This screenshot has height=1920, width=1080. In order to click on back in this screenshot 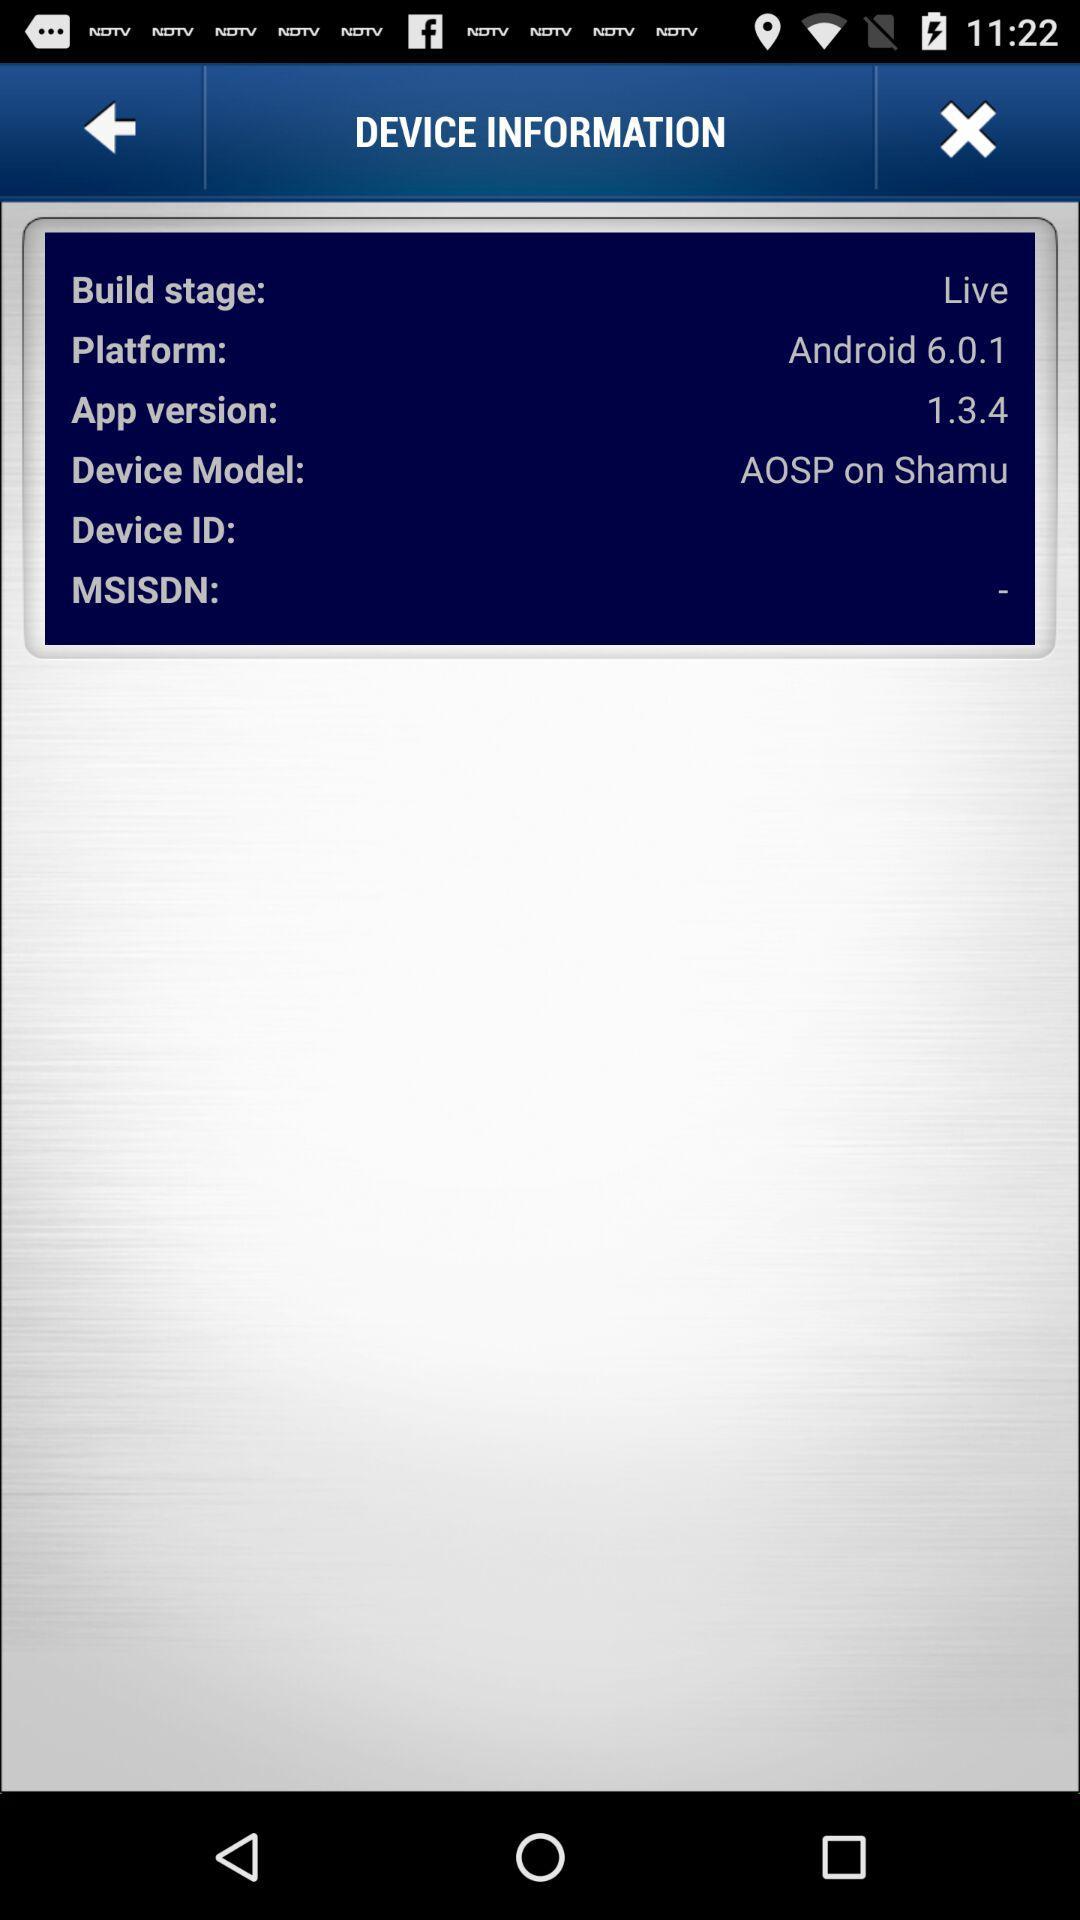, I will do `click(114, 129)`.